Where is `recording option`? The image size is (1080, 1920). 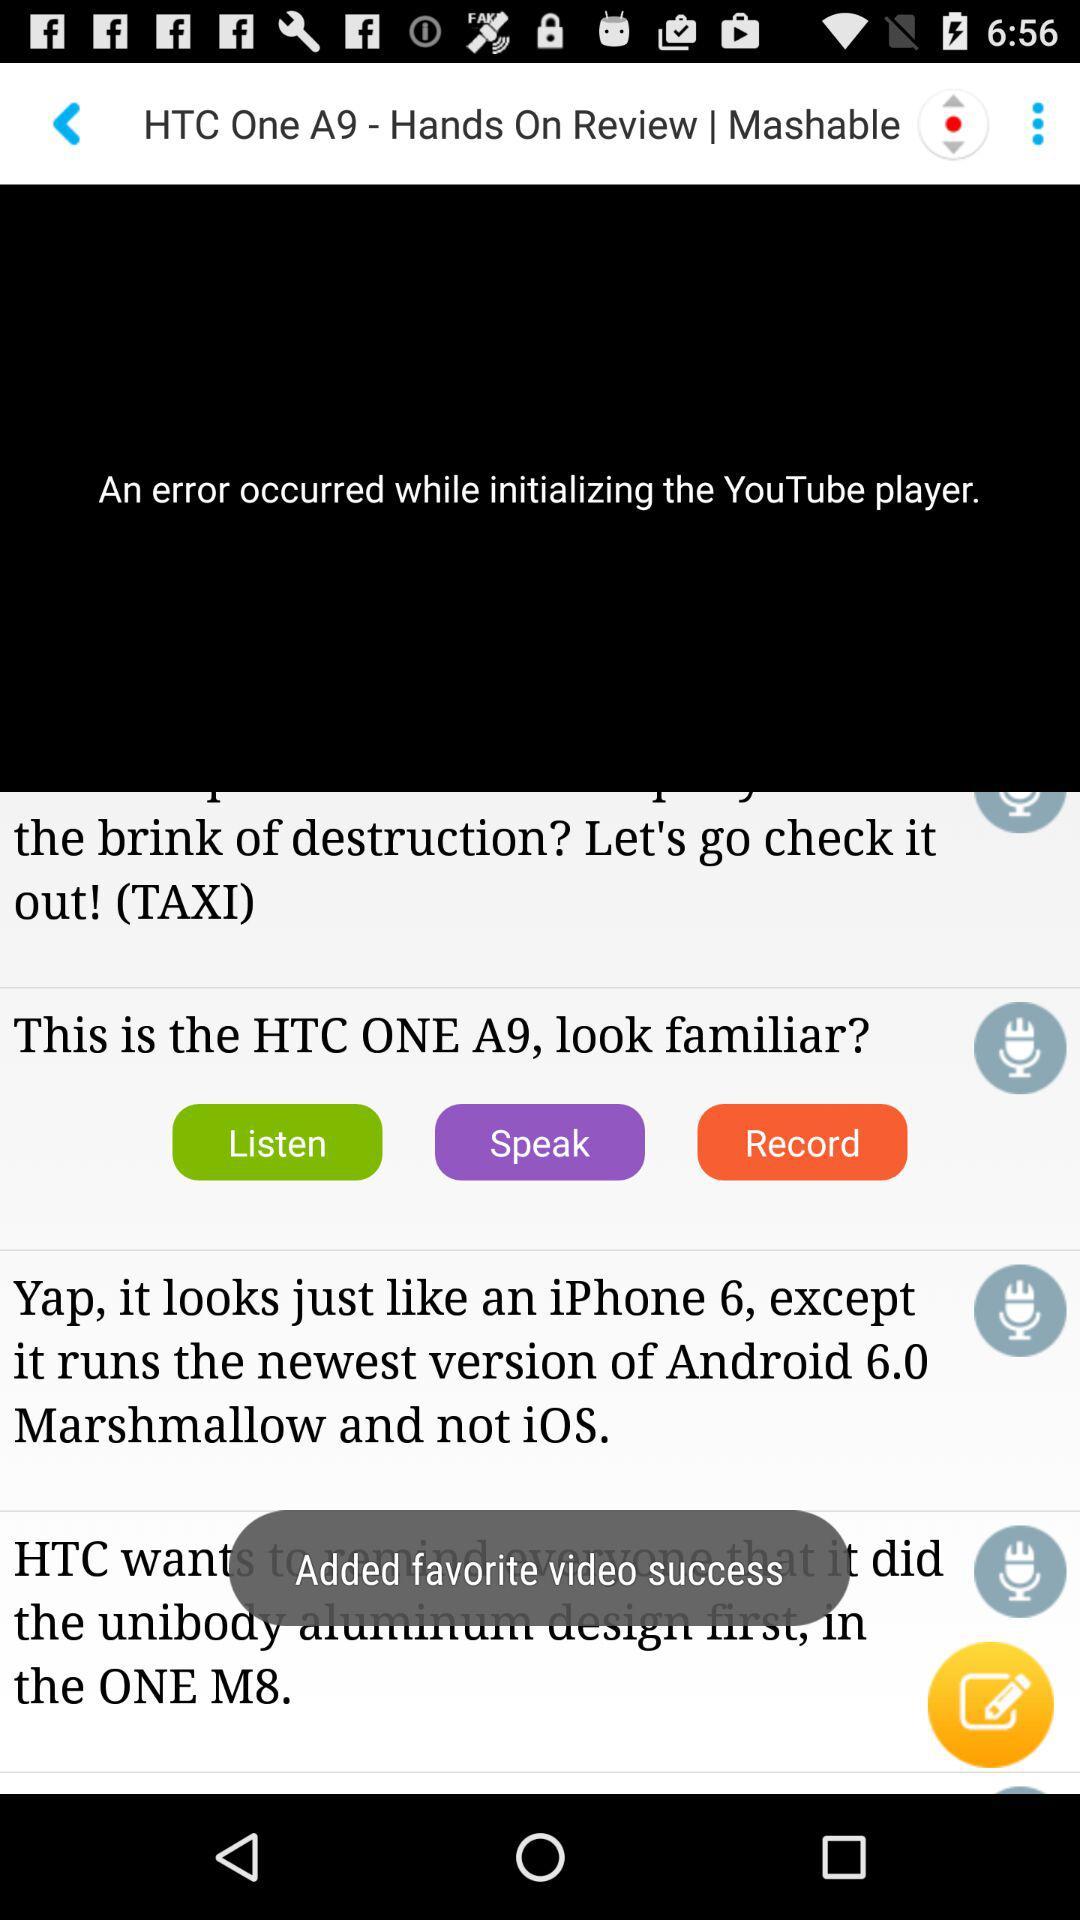 recording option is located at coordinates (952, 122).